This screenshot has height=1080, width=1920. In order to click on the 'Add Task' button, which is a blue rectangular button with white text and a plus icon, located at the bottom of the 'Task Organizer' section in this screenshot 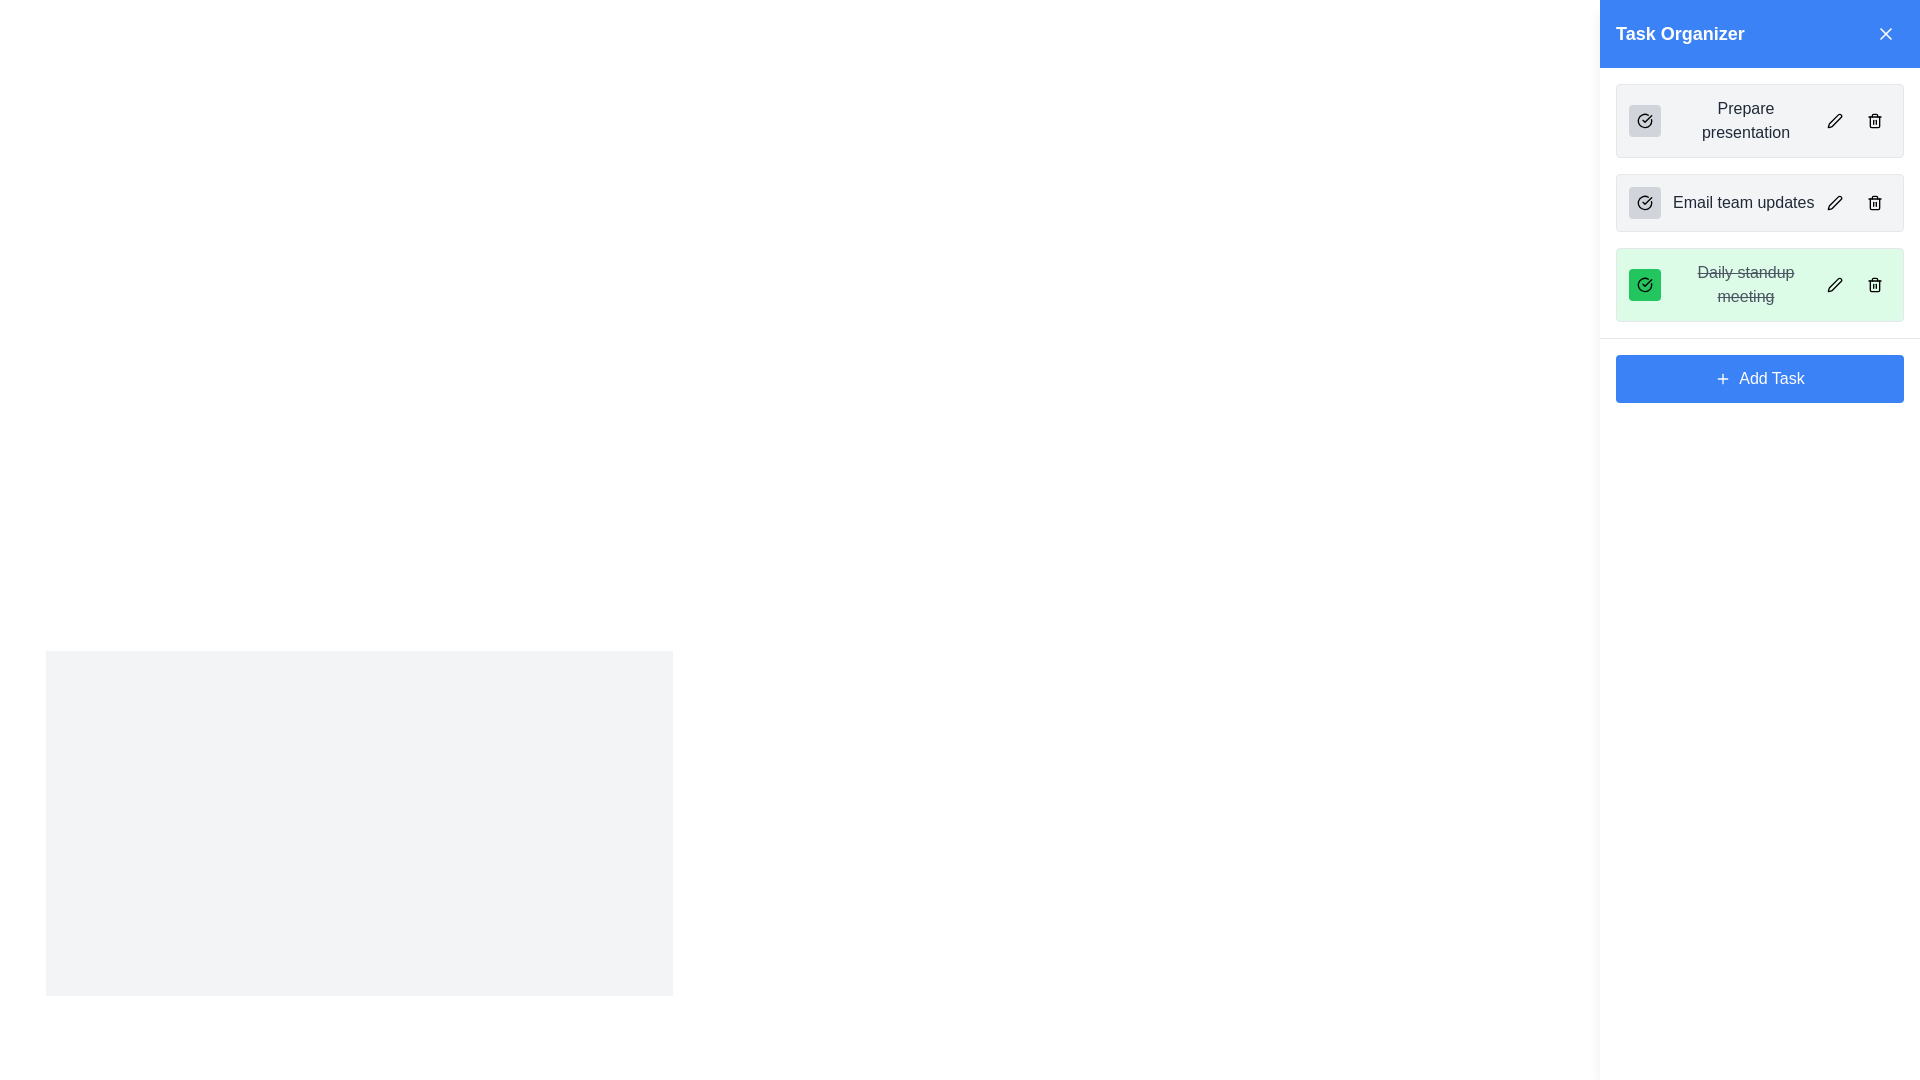, I will do `click(1771, 378)`.